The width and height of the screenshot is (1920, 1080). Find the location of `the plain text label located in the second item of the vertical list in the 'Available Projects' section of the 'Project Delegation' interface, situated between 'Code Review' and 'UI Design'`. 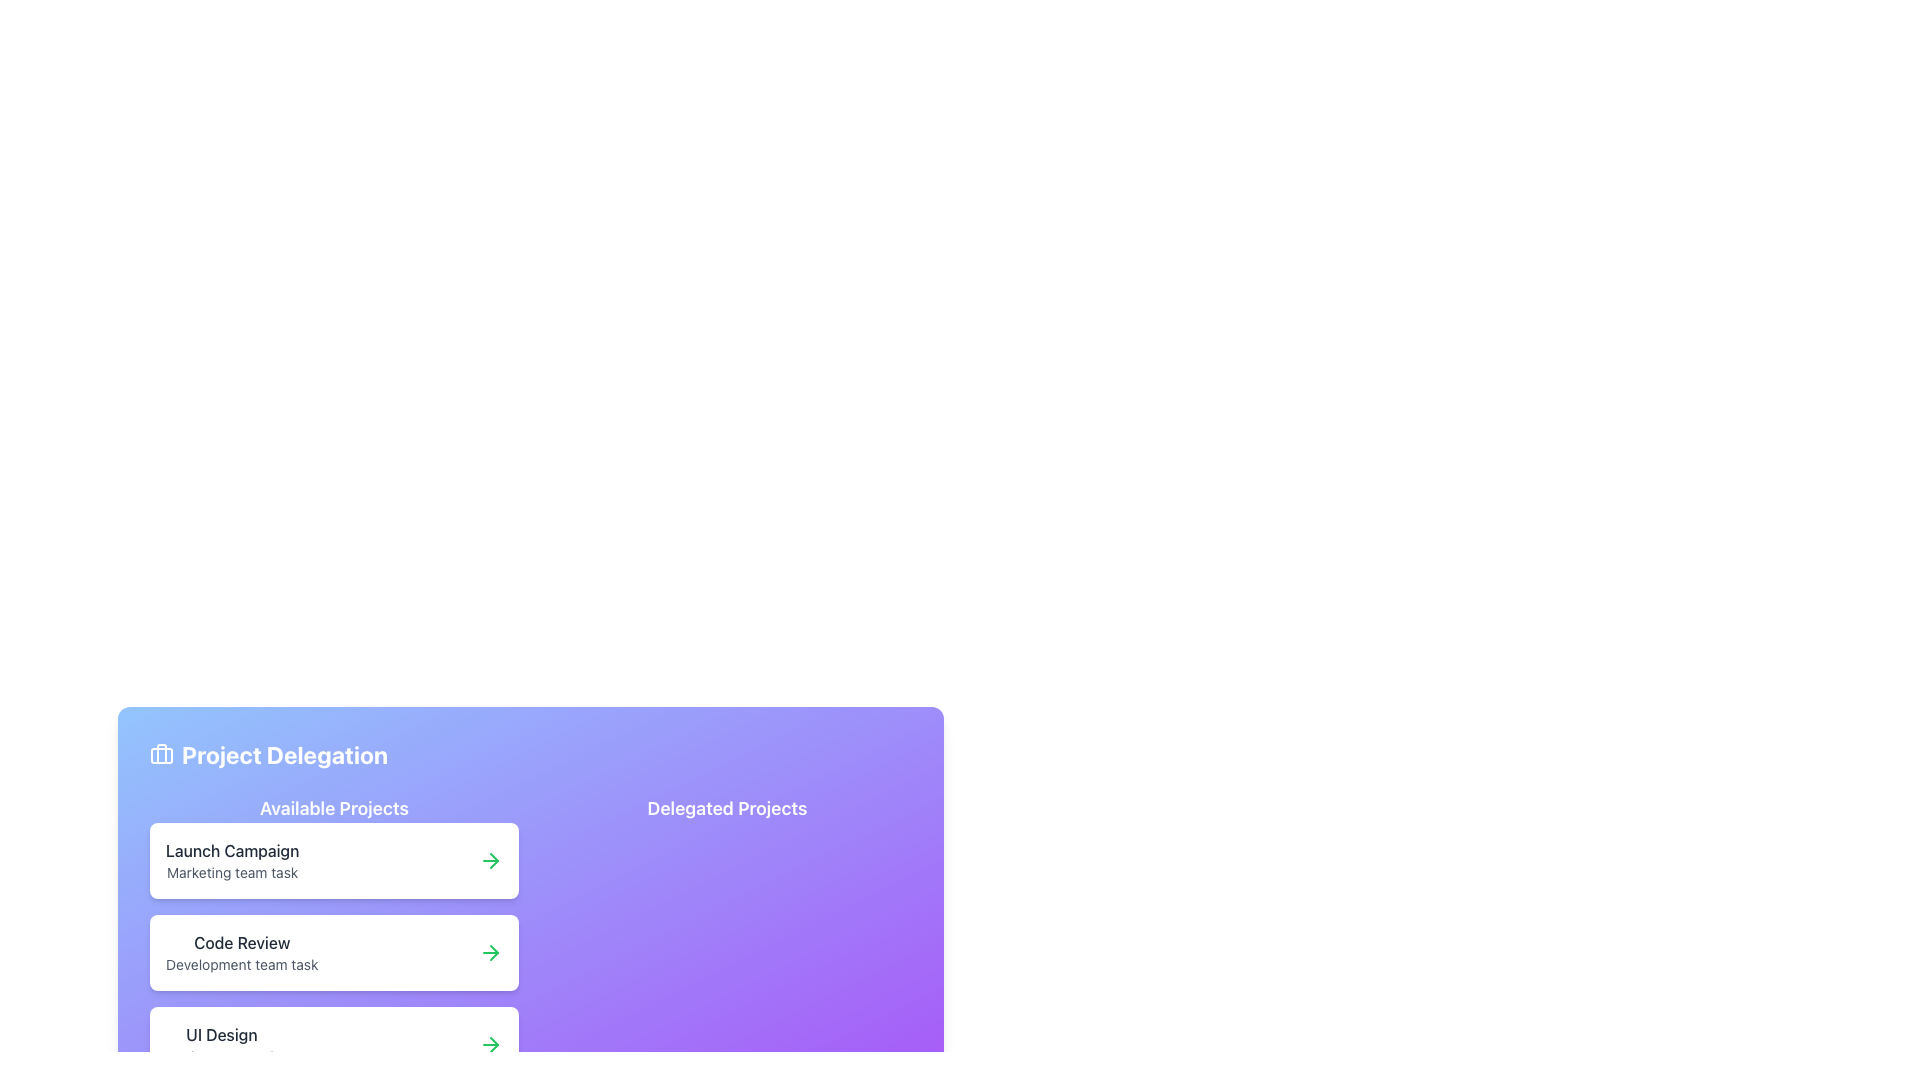

the plain text label located in the second item of the vertical list in the 'Available Projects' section of the 'Project Delegation' interface, situated between 'Code Review' and 'UI Design' is located at coordinates (241, 963).